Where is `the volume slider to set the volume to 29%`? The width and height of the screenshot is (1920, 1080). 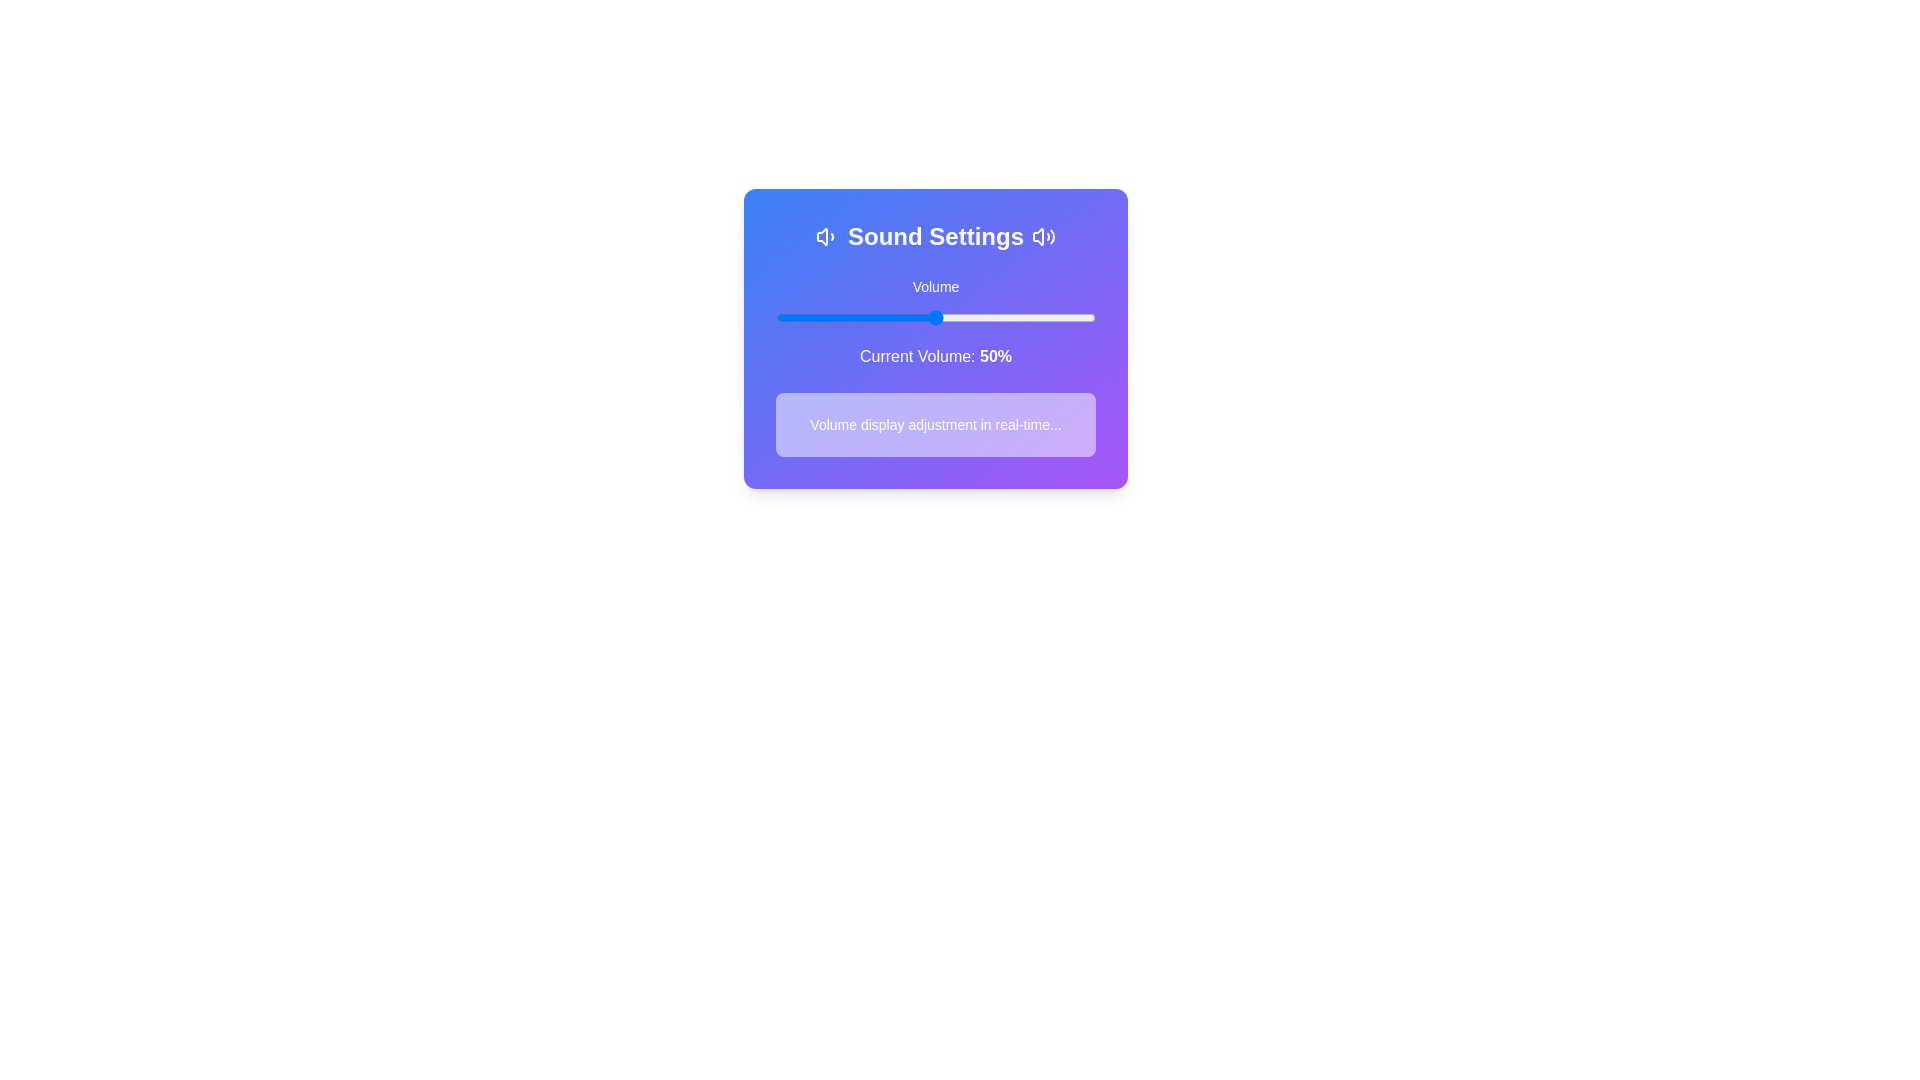
the volume slider to set the volume to 29% is located at coordinates (868, 316).